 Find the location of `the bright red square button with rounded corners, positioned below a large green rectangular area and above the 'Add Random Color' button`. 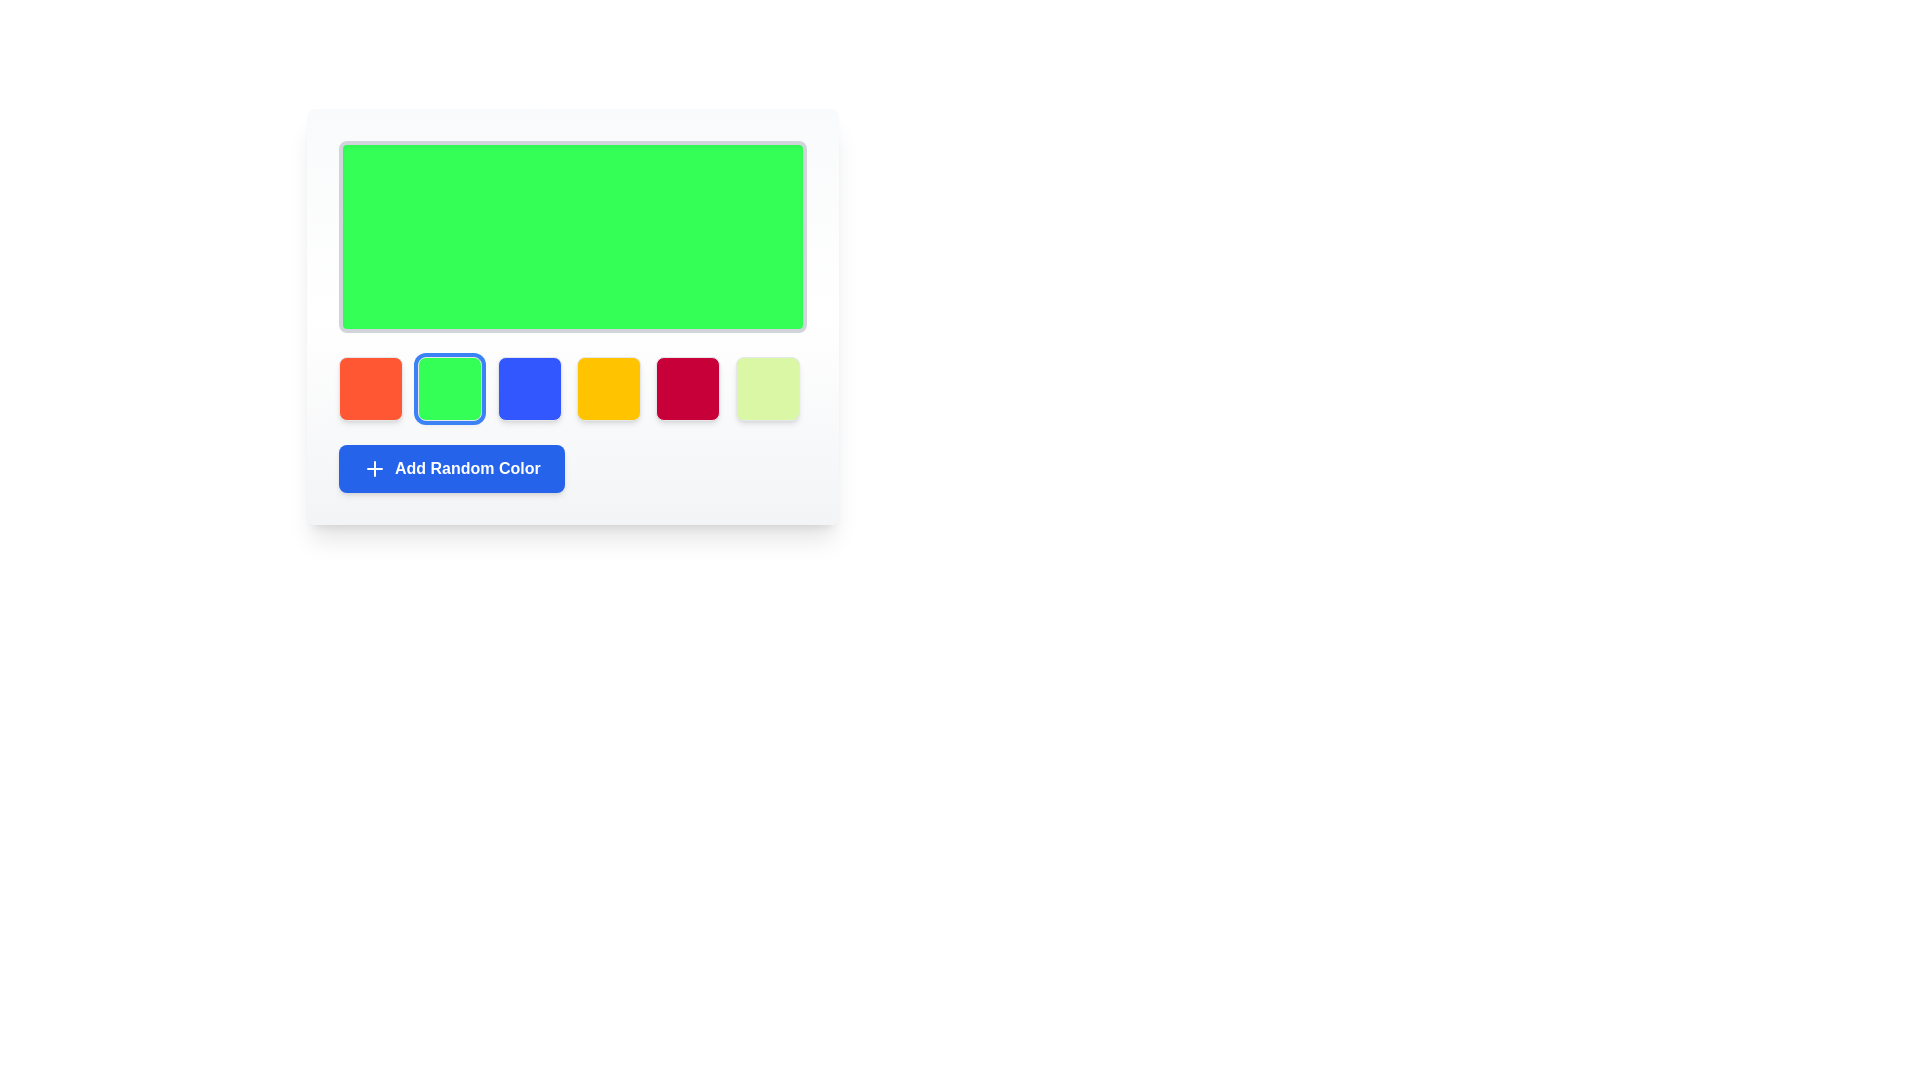

the bright red square button with rounded corners, positioned below a large green rectangular area and above the 'Add Random Color' button is located at coordinates (688, 389).